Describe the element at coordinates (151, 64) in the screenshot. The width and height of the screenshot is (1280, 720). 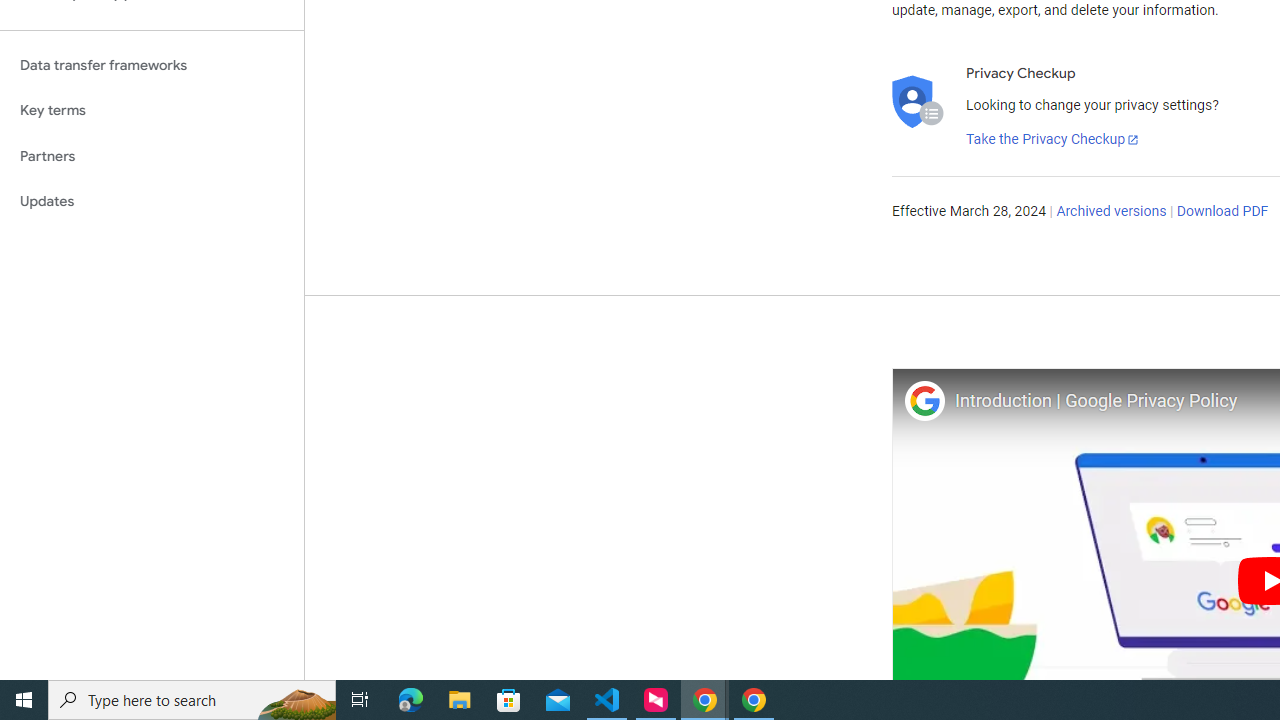
I see `'Data transfer frameworks'` at that location.